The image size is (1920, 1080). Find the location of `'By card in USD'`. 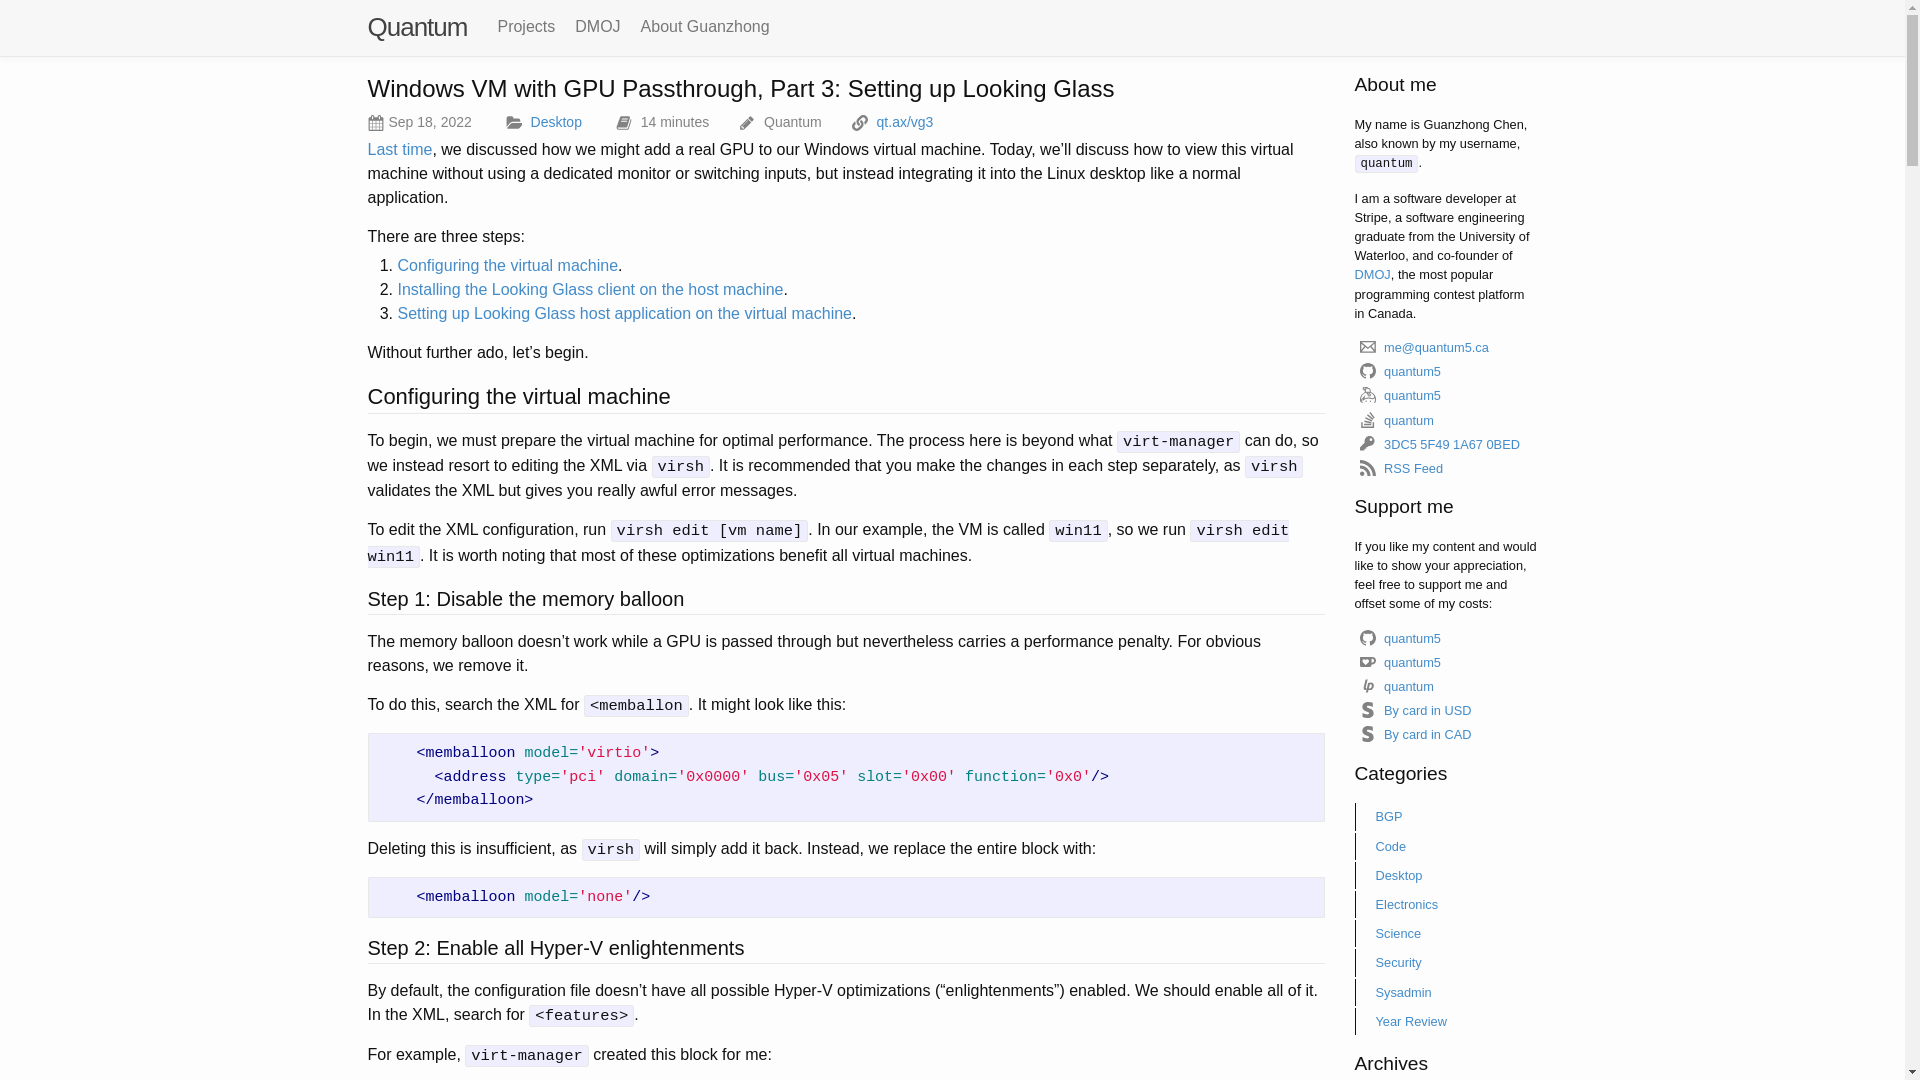

'By card in USD' is located at coordinates (1353, 709).